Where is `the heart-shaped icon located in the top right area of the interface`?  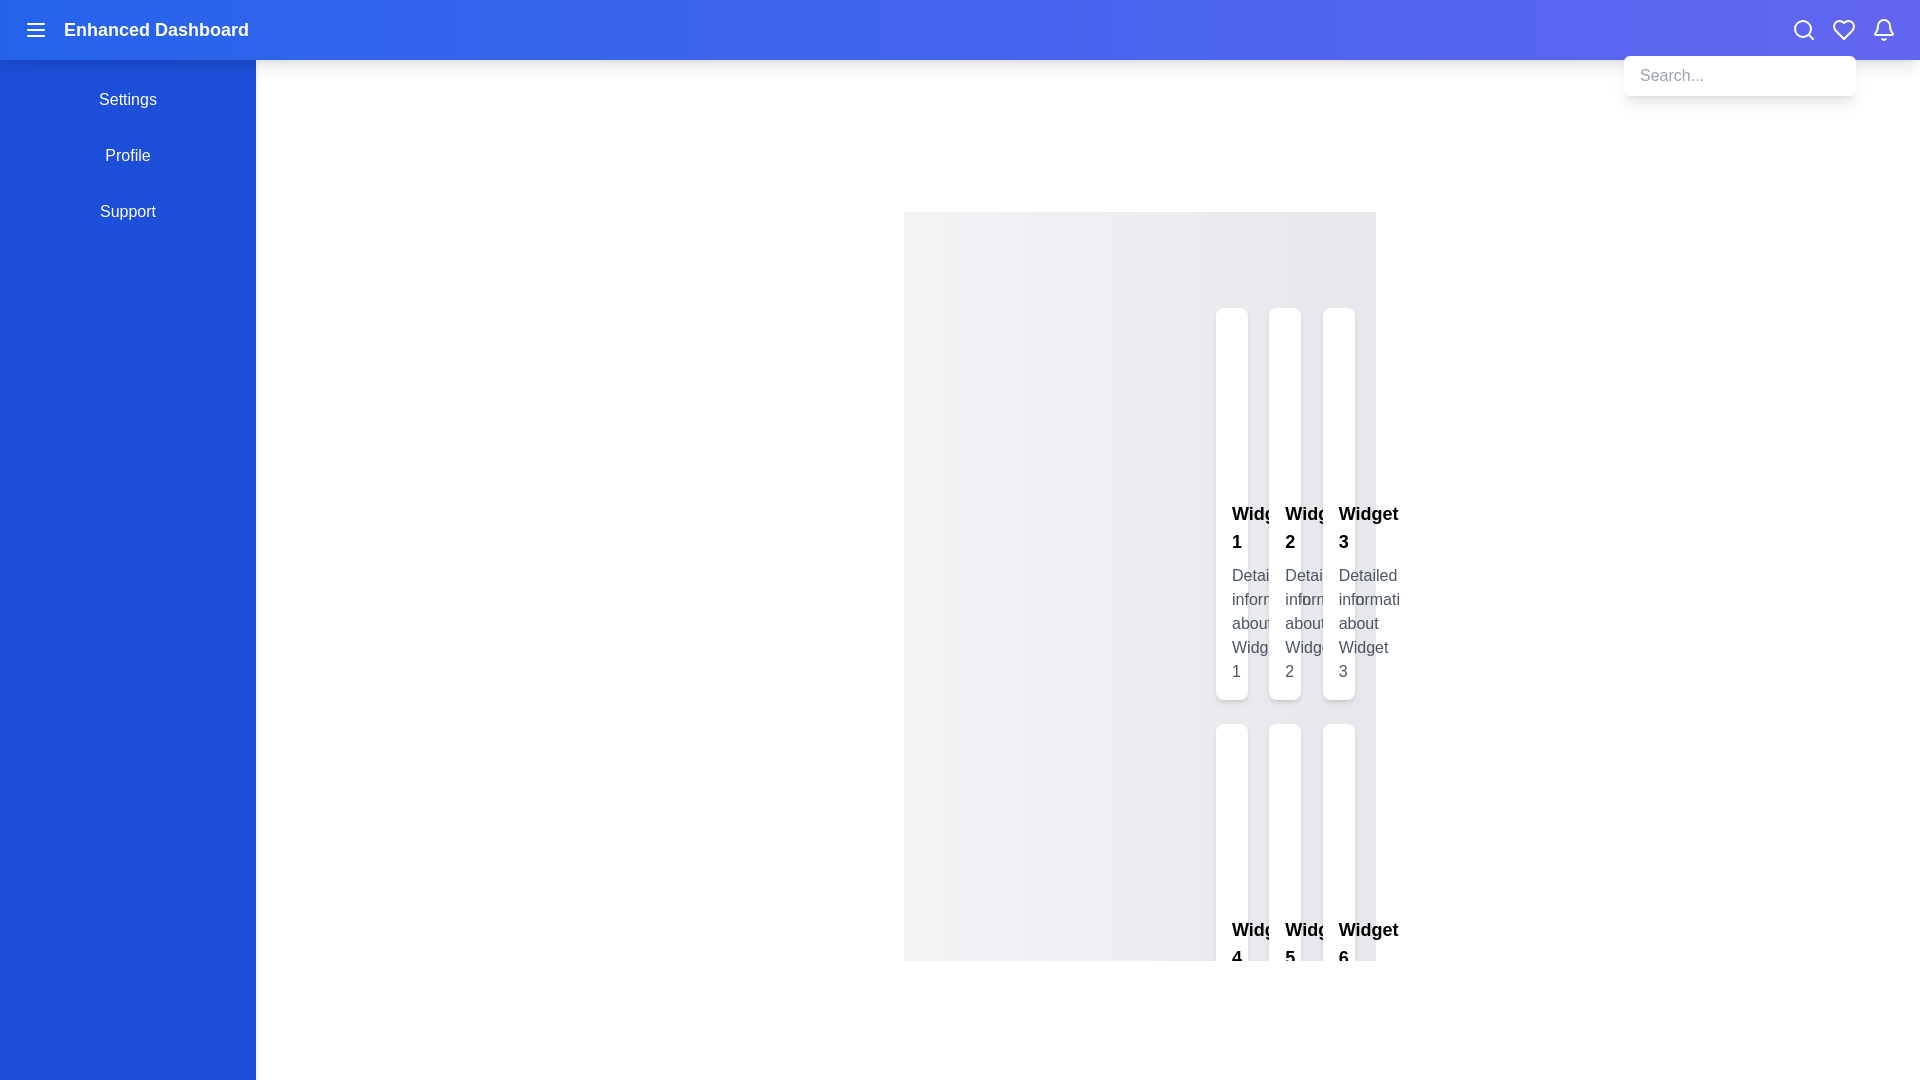 the heart-shaped icon located in the top right area of the interface is located at coordinates (1842, 30).